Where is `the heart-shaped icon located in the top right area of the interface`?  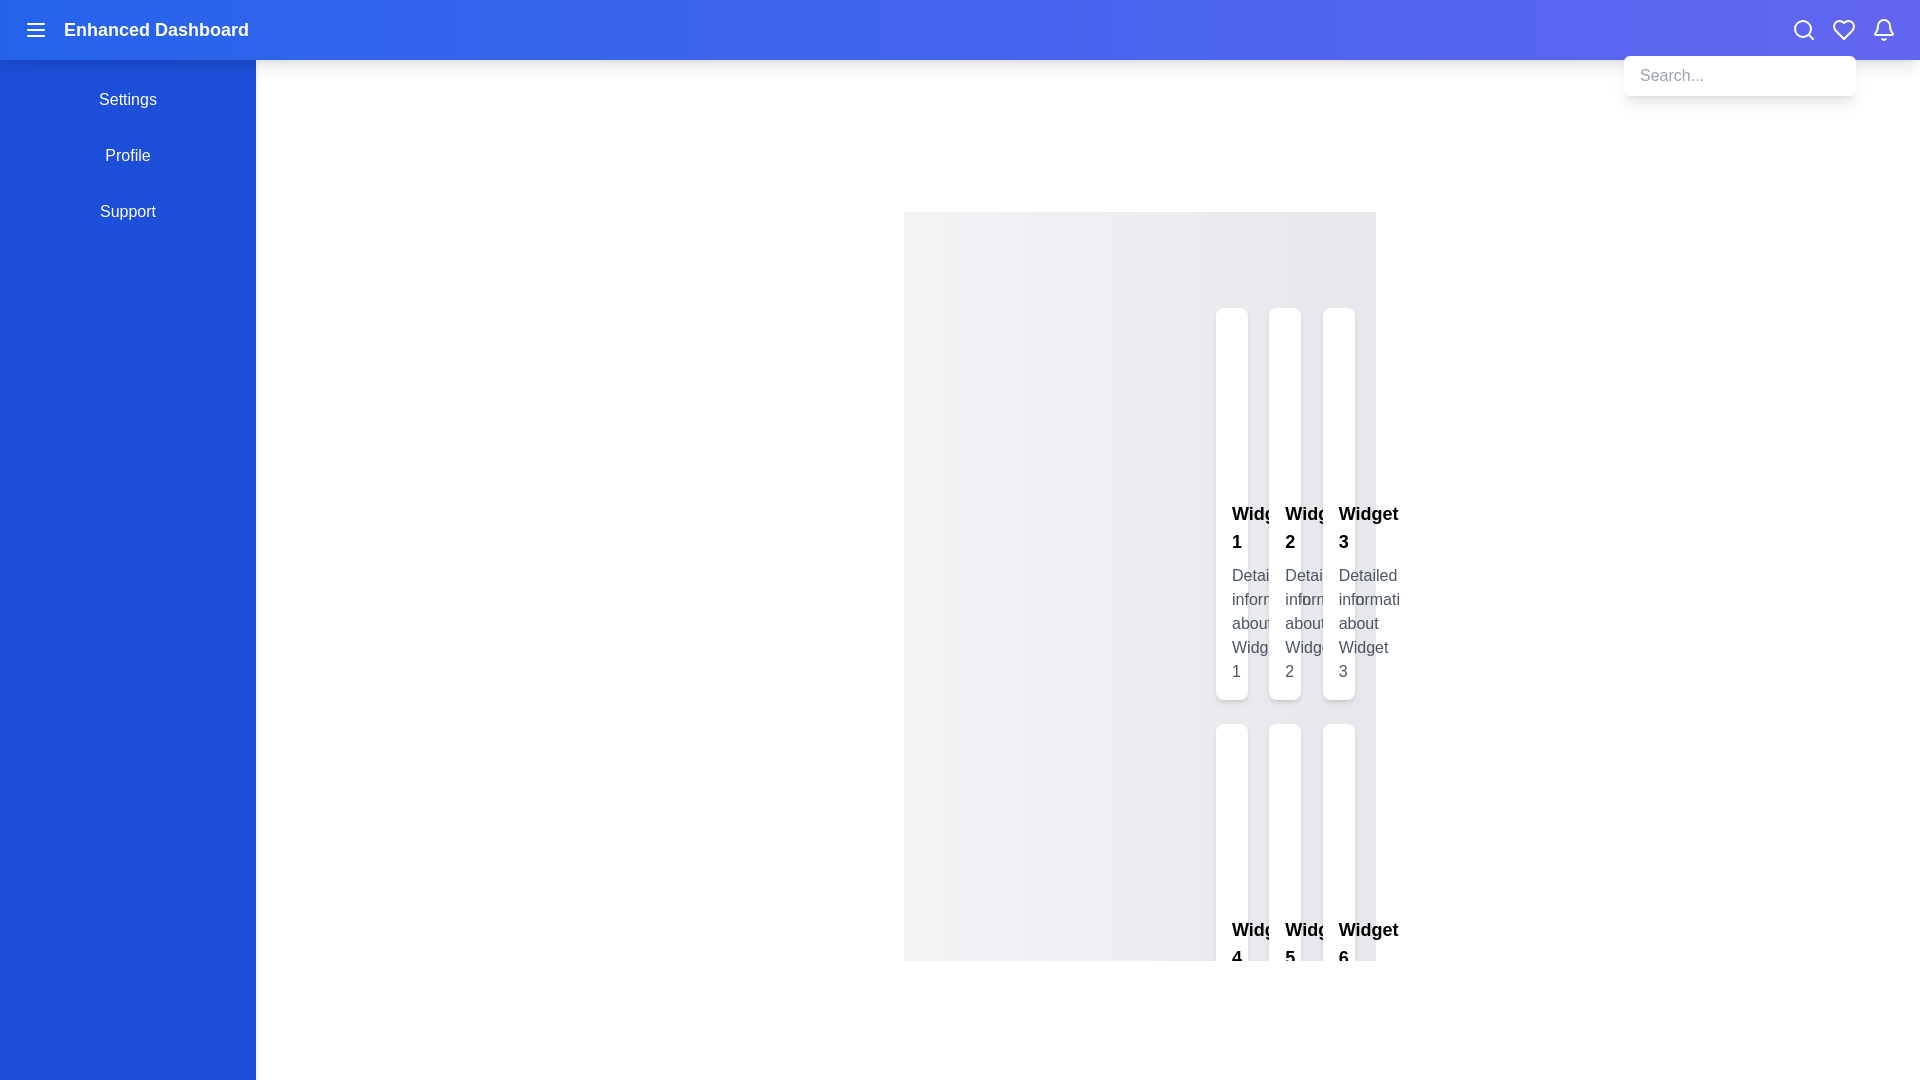 the heart-shaped icon located in the top right area of the interface is located at coordinates (1842, 30).